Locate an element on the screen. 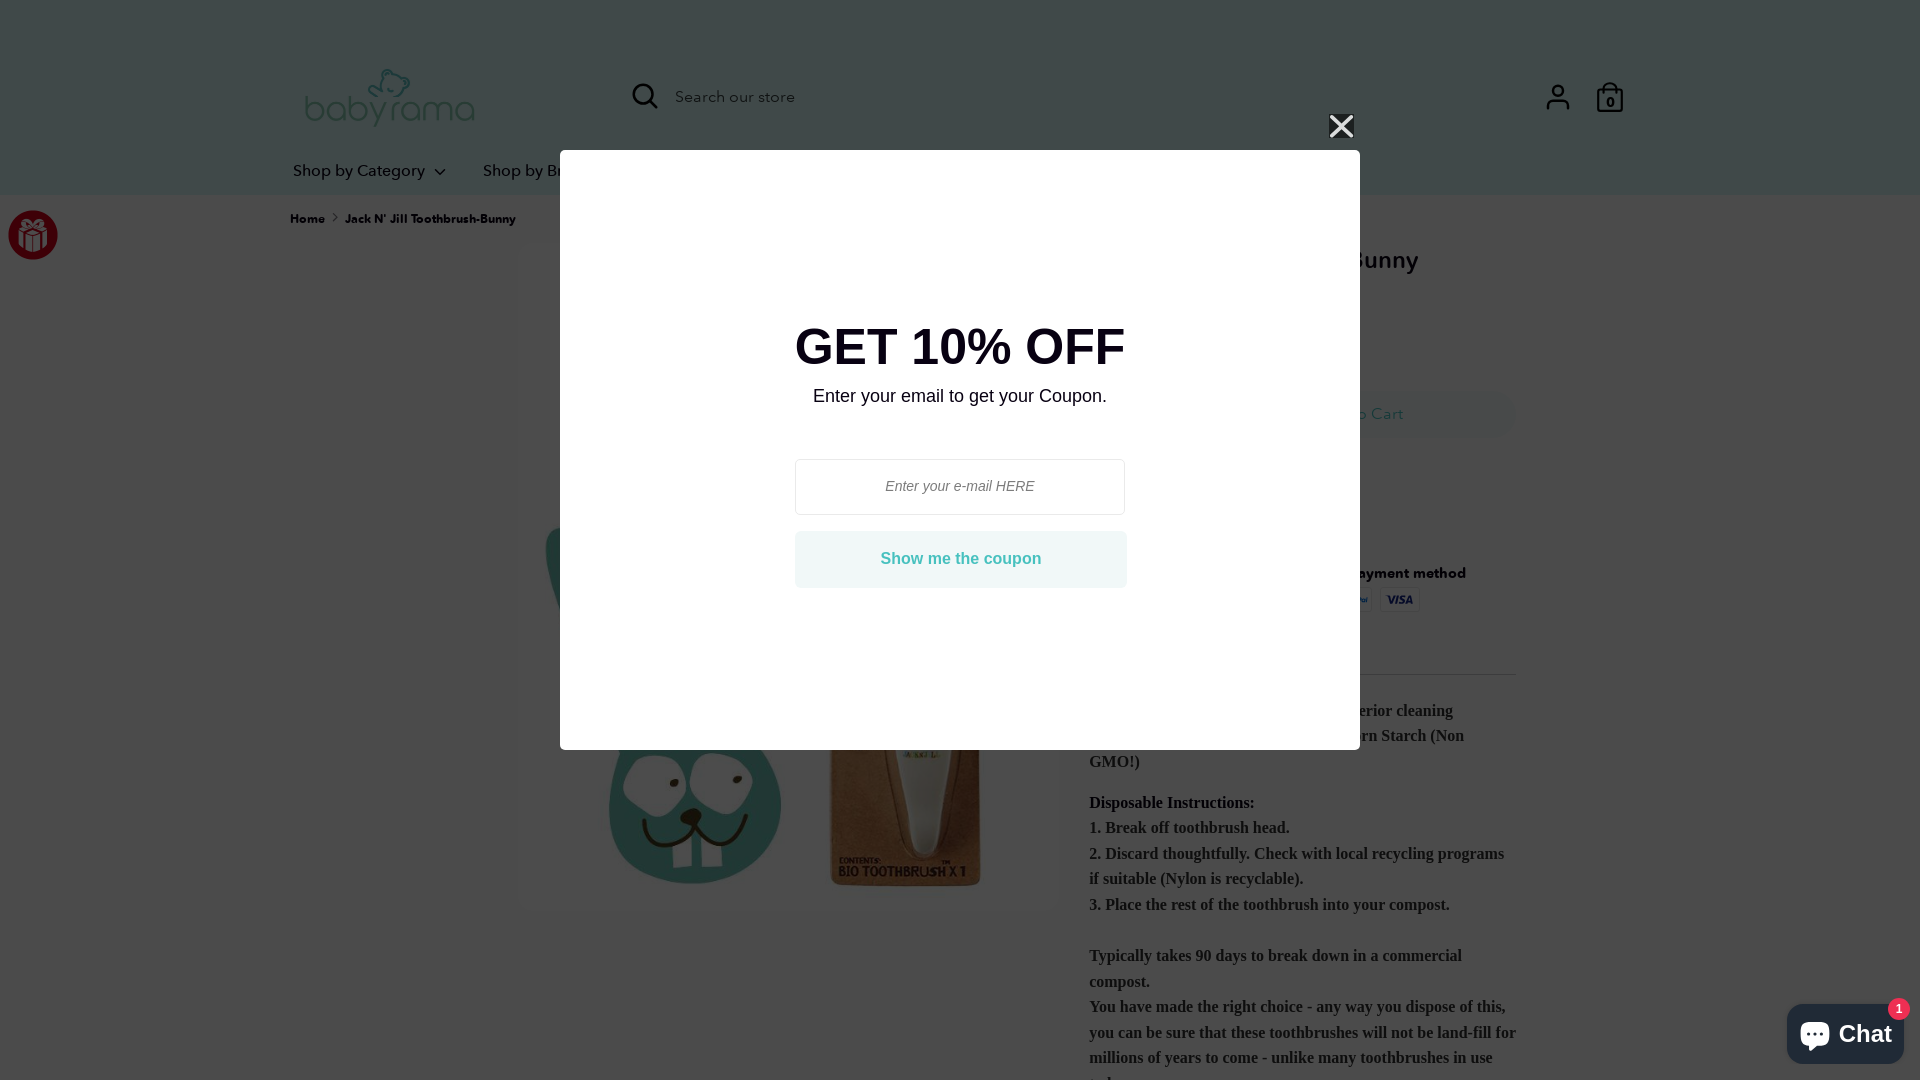 The width and height of the screenshot is (1920, 1080). 'Home' is located at coordinates (306, 218).